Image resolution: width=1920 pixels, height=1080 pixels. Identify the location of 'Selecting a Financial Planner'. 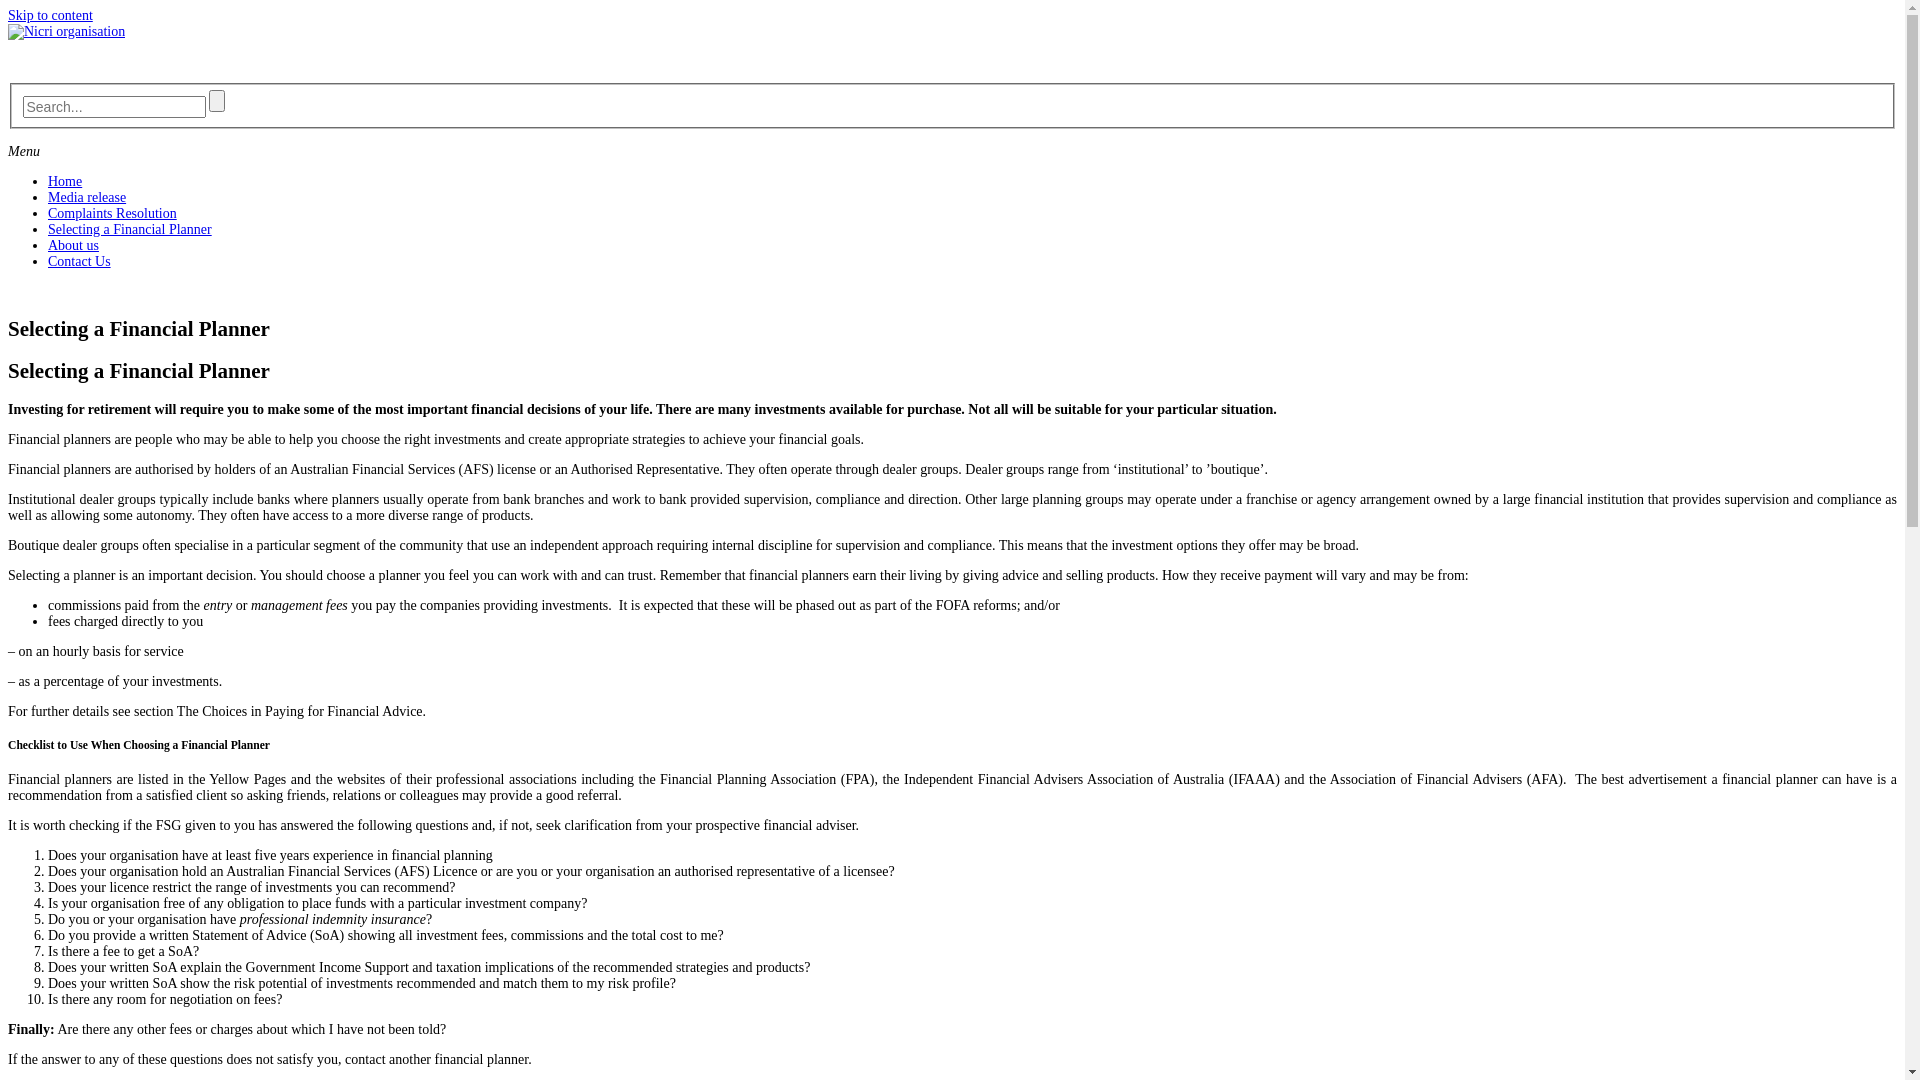
(128, 228).